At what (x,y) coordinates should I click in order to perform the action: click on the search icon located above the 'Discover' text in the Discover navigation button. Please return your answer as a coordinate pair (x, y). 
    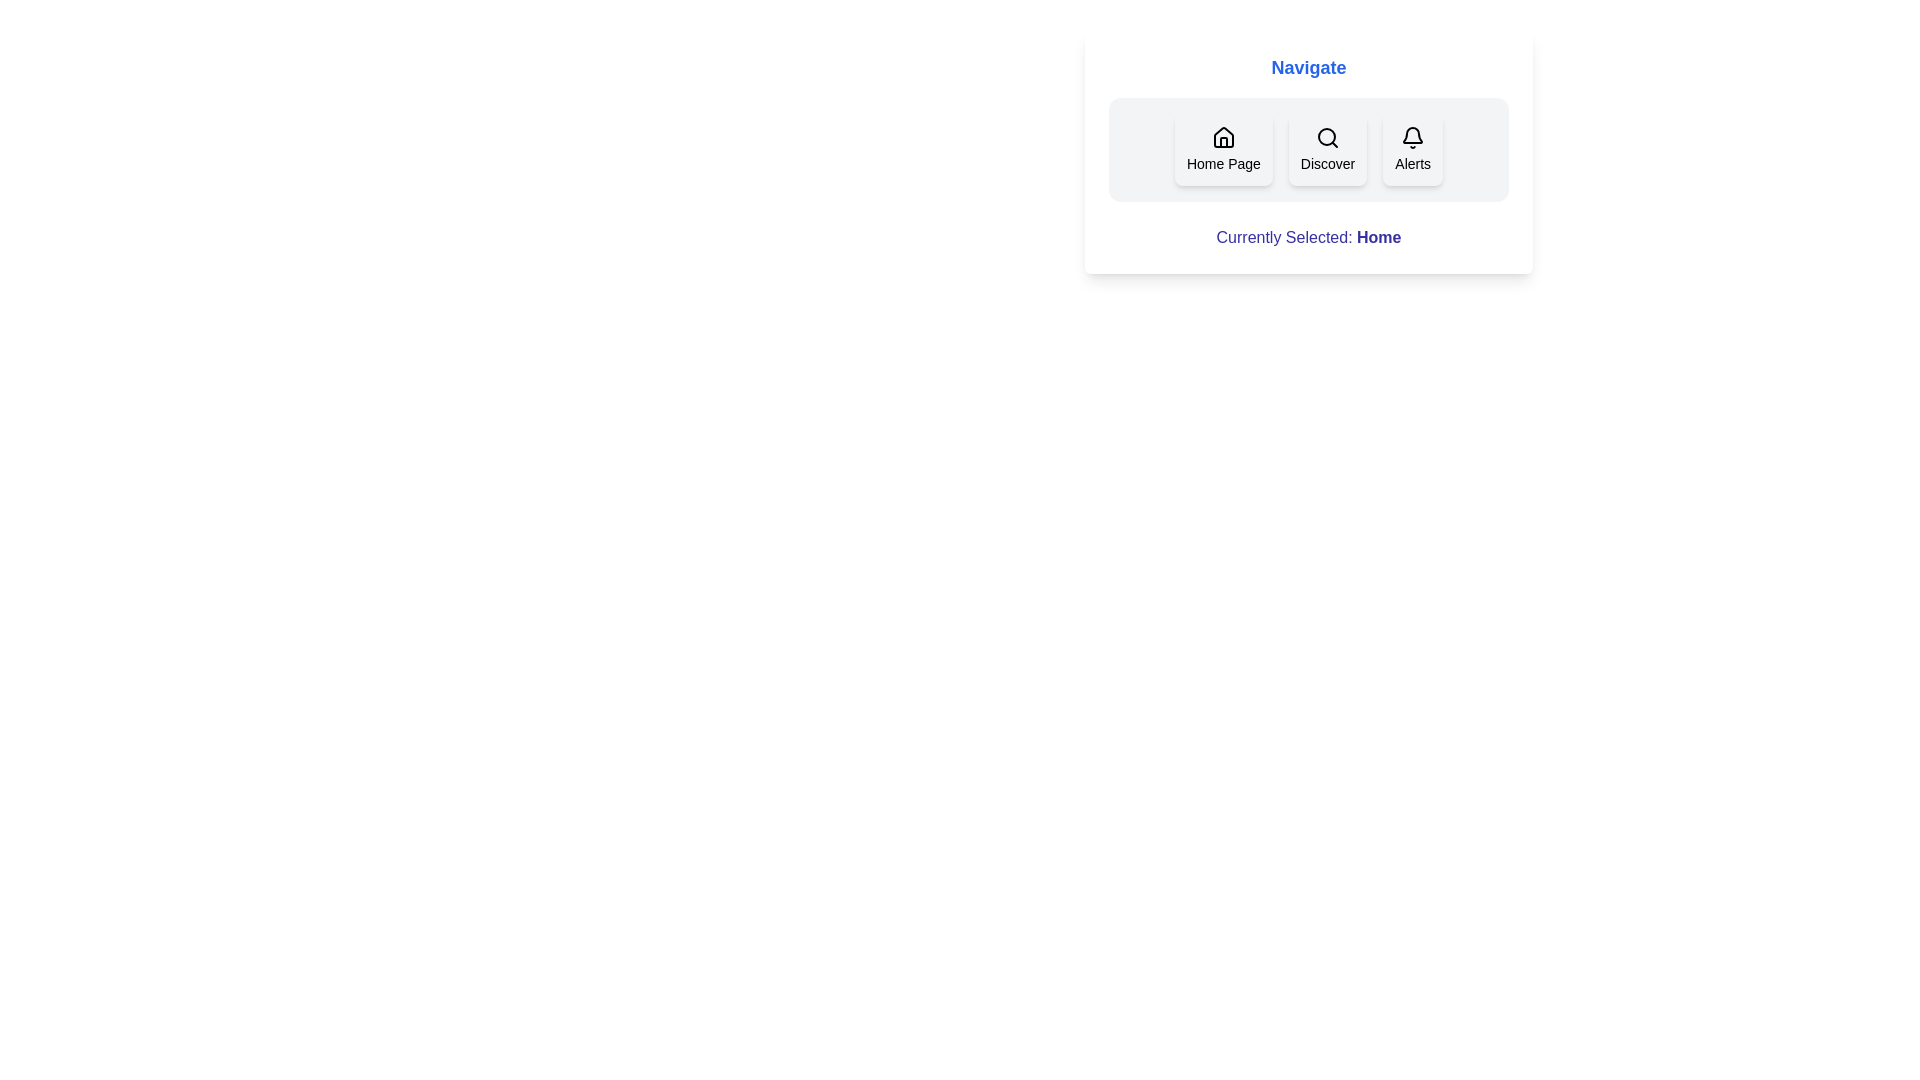
    Looking at the image, I should click on (1328, 137).